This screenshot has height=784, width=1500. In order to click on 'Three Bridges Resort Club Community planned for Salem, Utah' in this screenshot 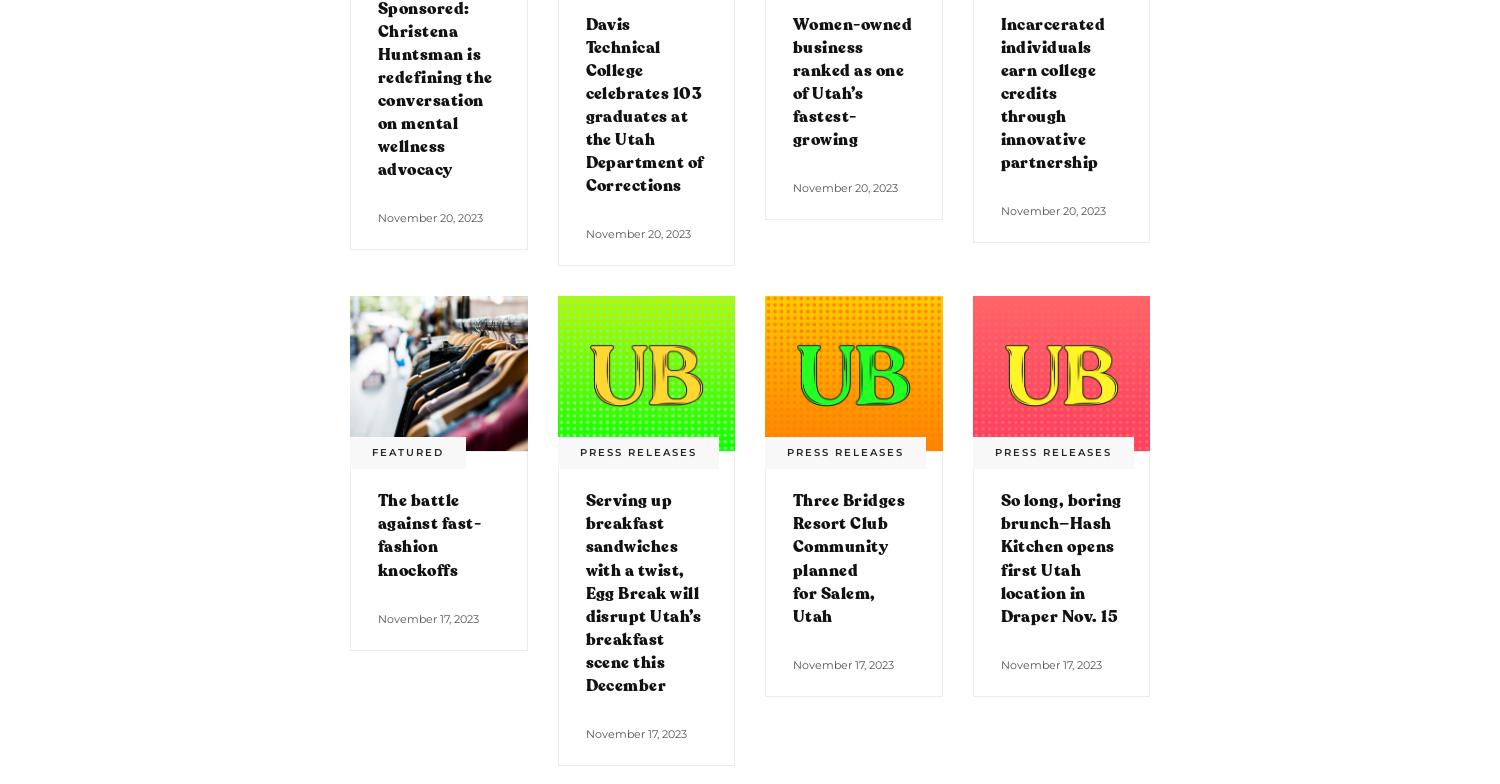, I will do `click(793, 558)`.